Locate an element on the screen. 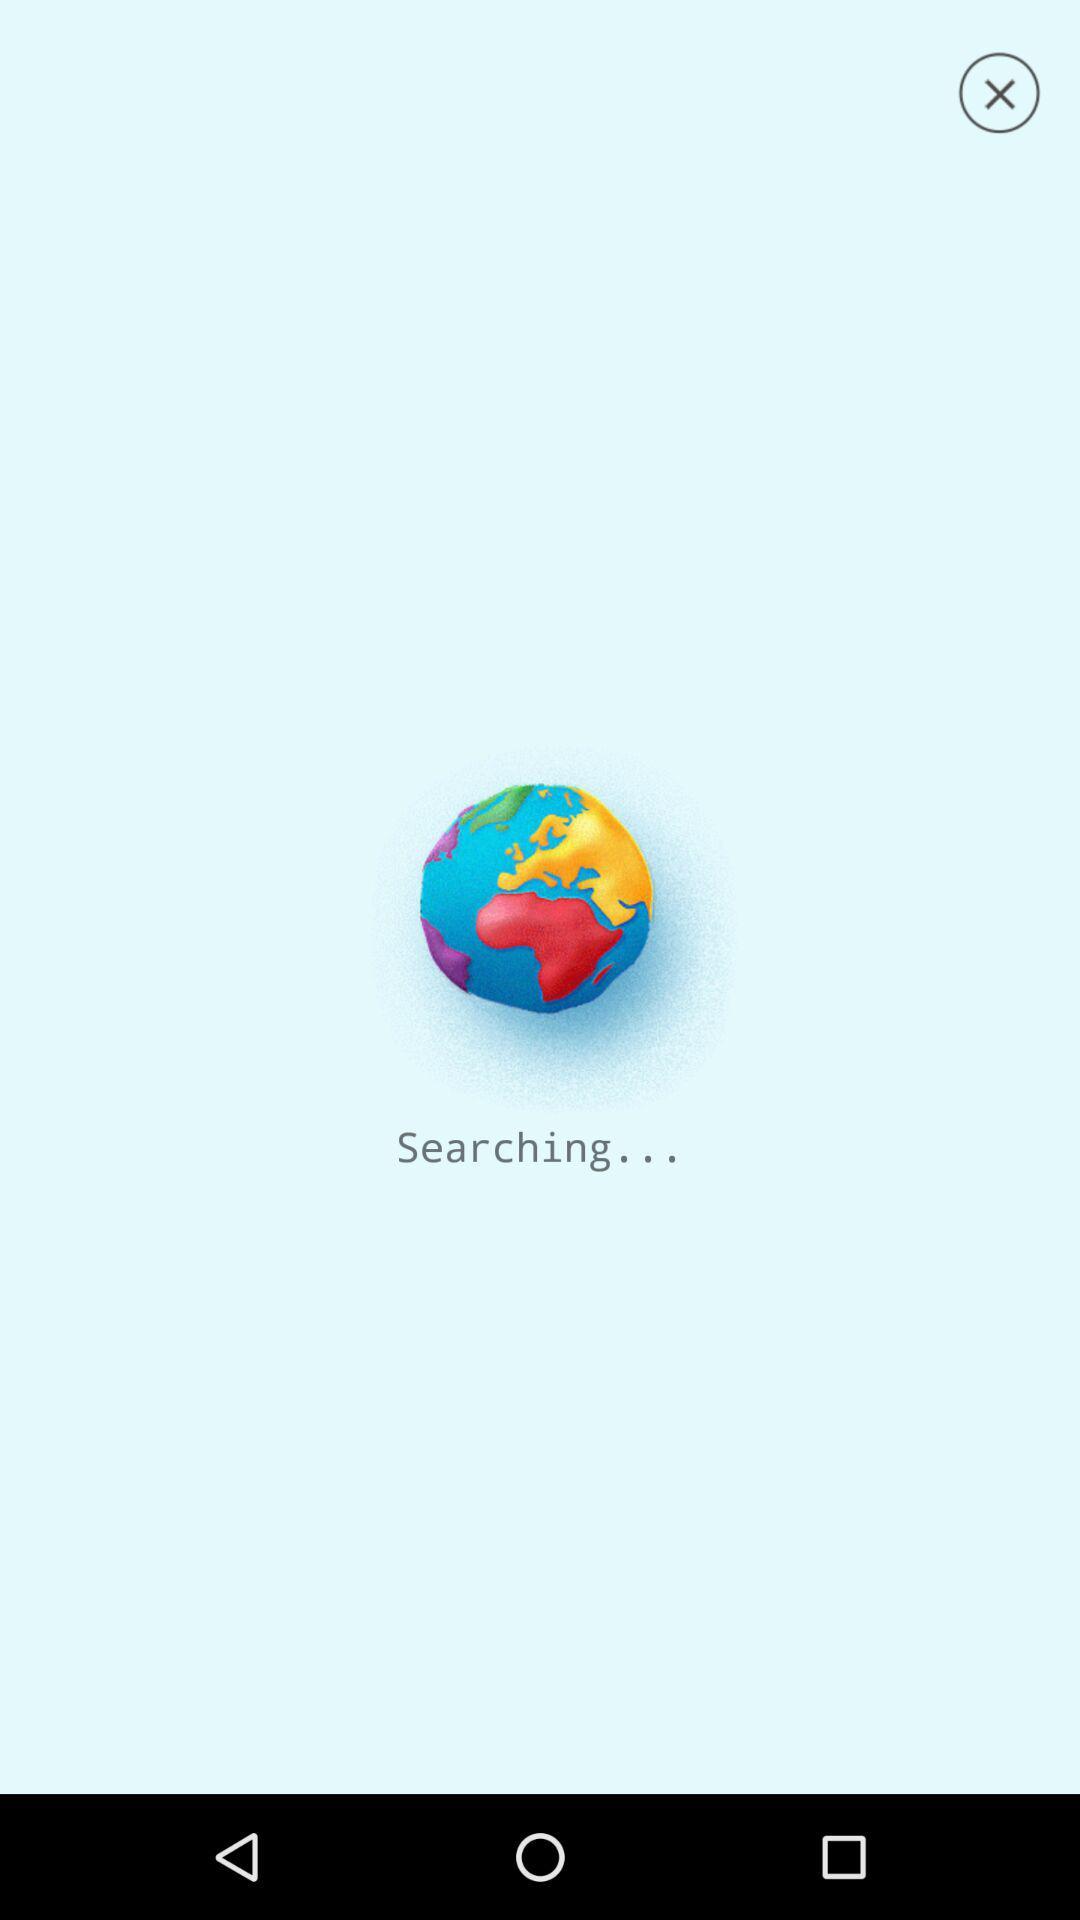 Image resolution: width=1080 pixels, height=1920 pixels. icon at the top right corner is located at coordinates (999, 92).